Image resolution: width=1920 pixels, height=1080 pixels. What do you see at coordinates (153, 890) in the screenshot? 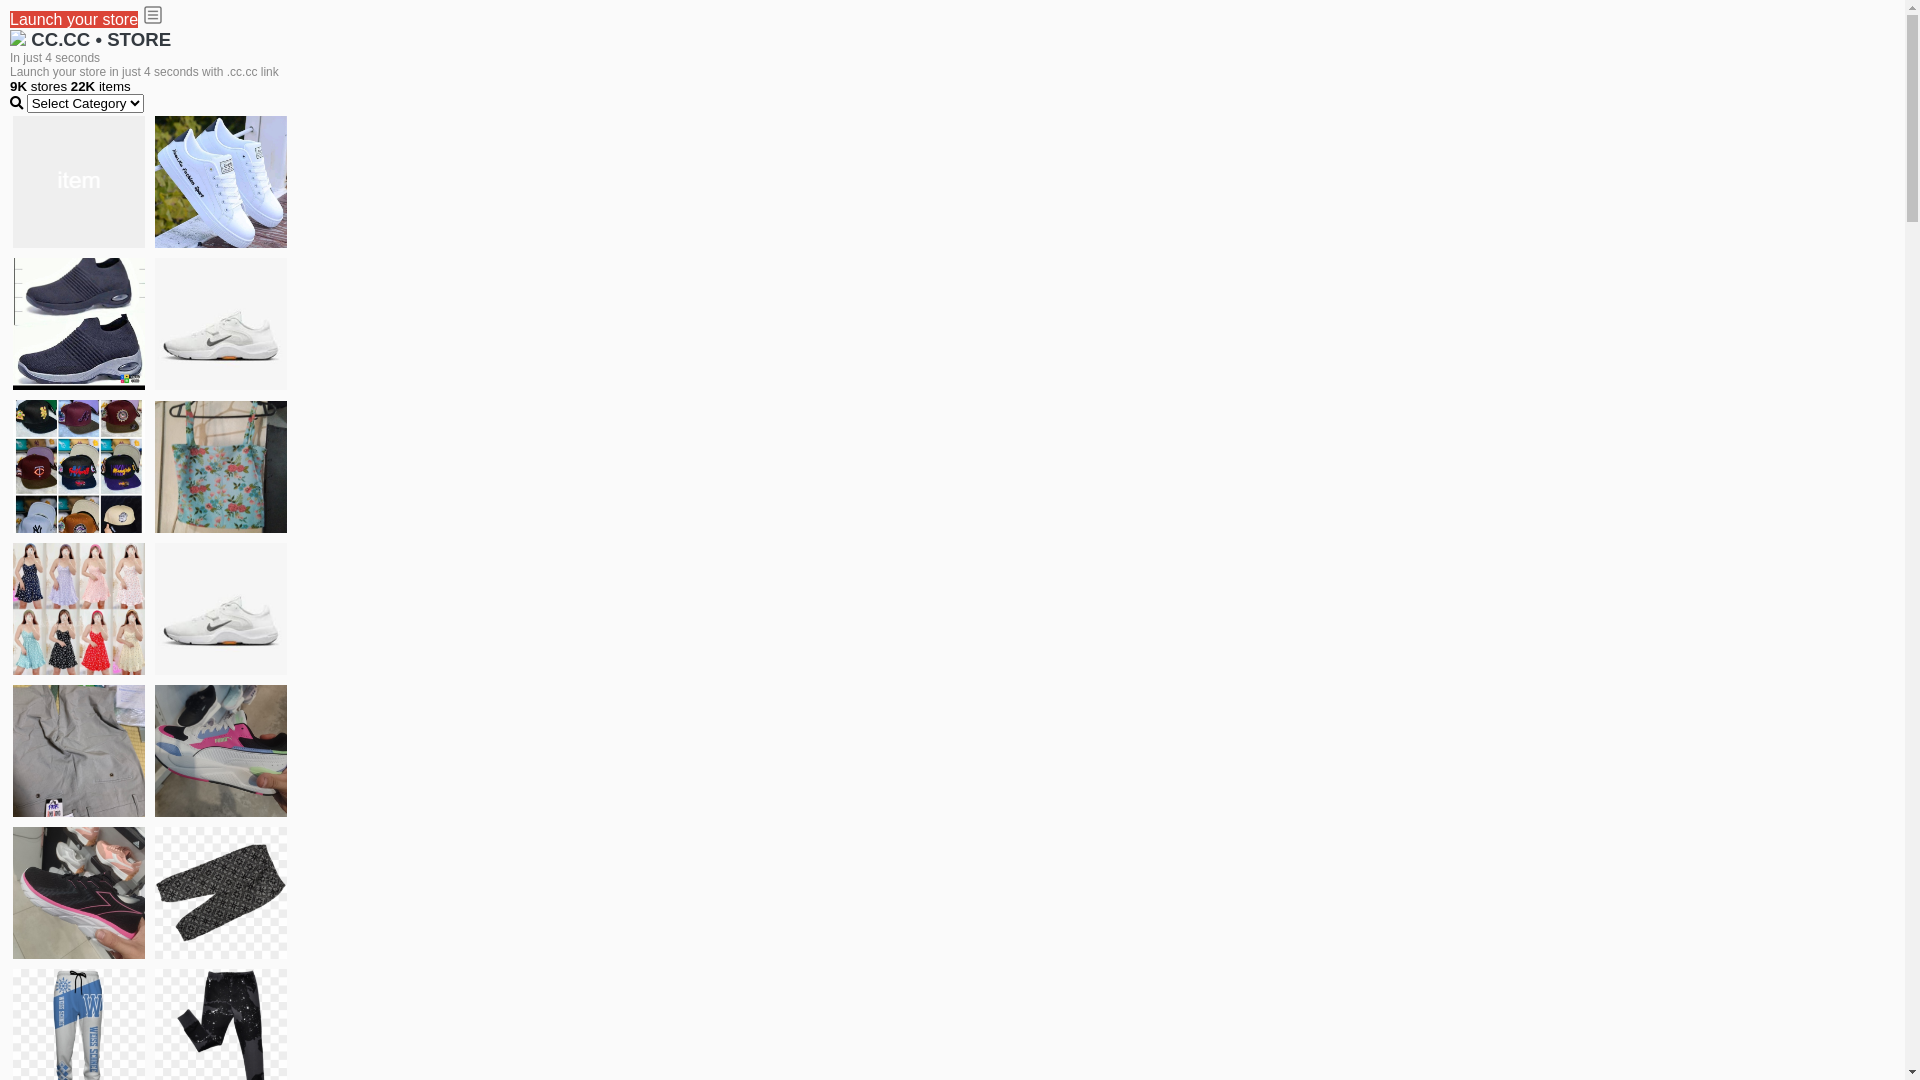
I see `'Short pant'` at bounding box center [153, 890].